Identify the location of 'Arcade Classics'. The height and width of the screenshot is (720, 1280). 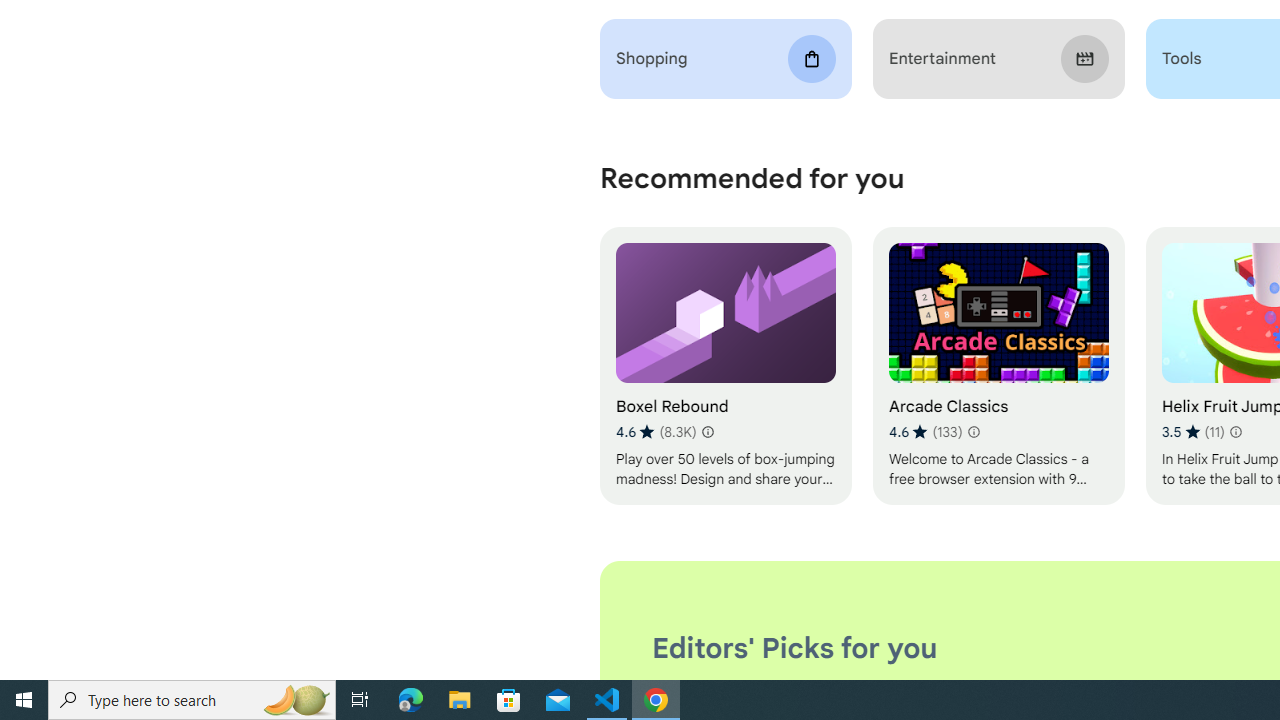
(998, 366).